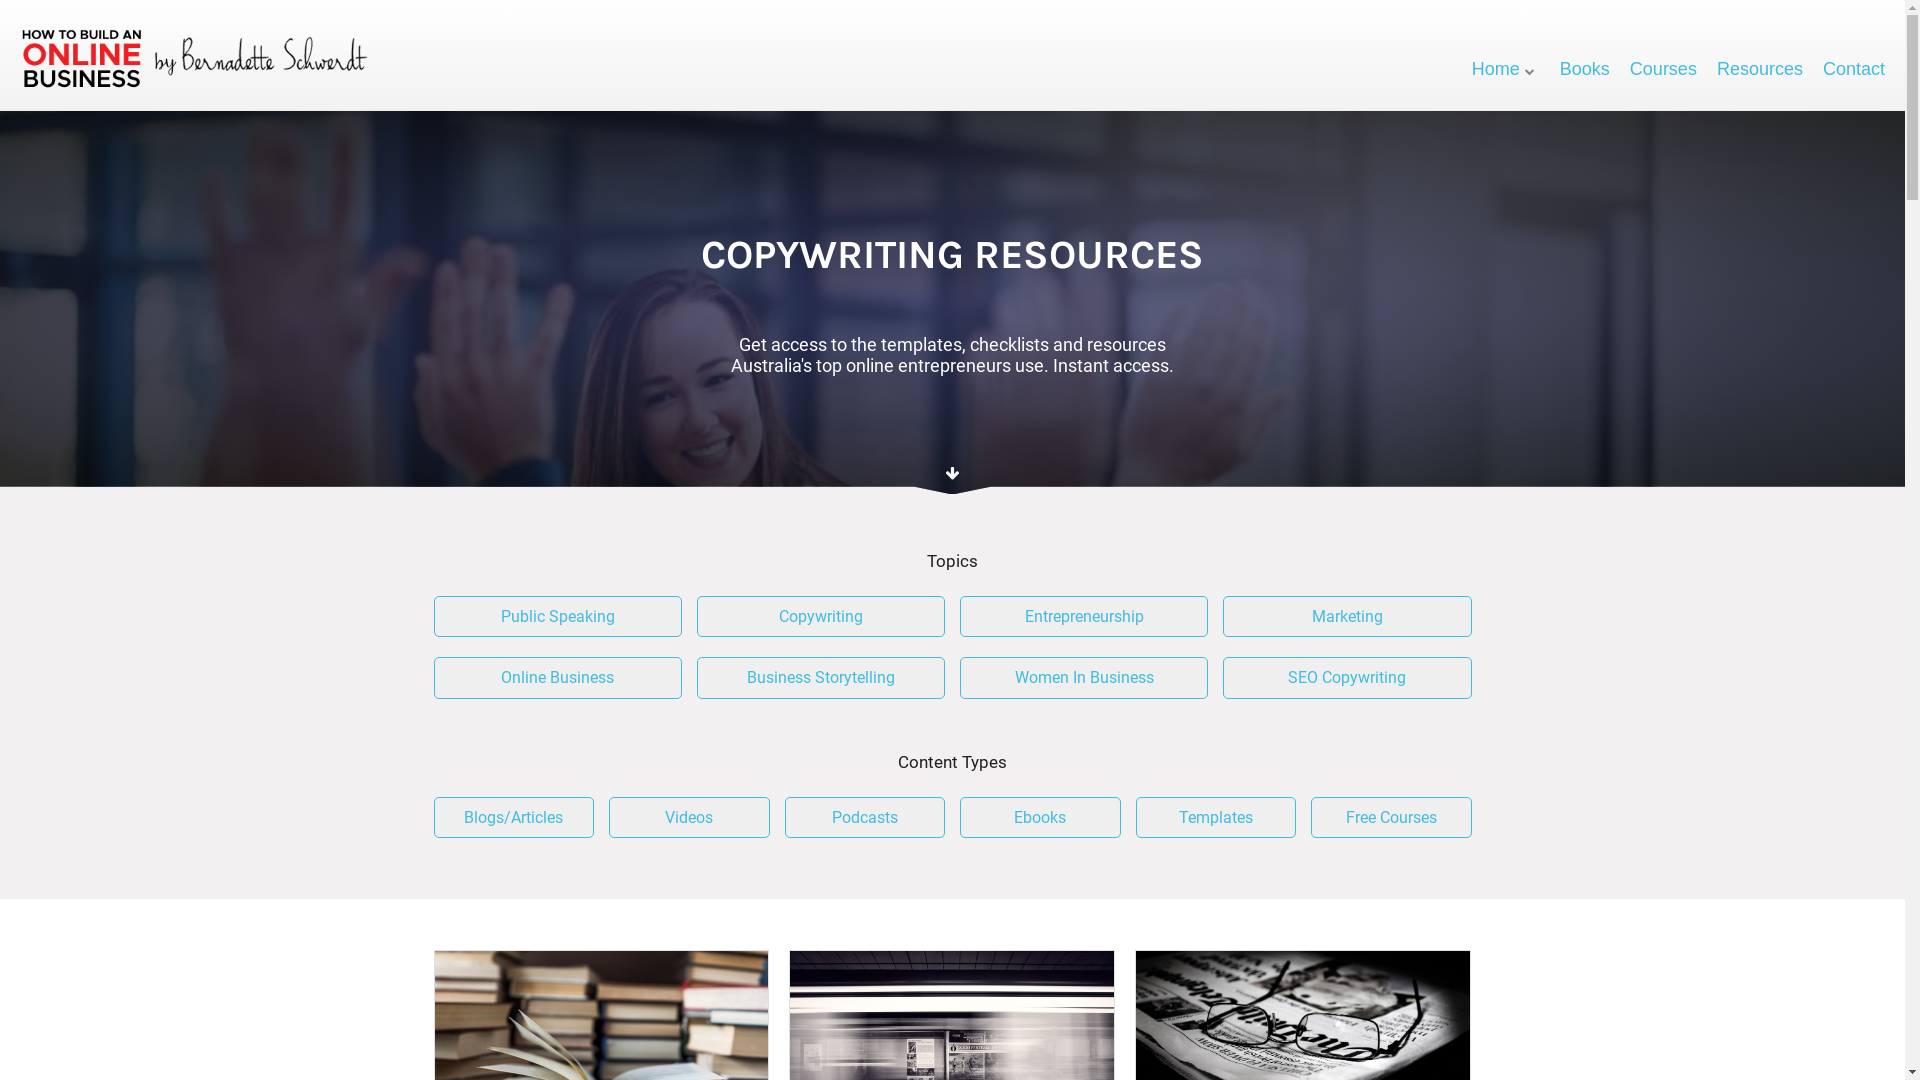 This screenshot has width=1920, height=1080. I want to click on 'Templates', so click(1136, 817).